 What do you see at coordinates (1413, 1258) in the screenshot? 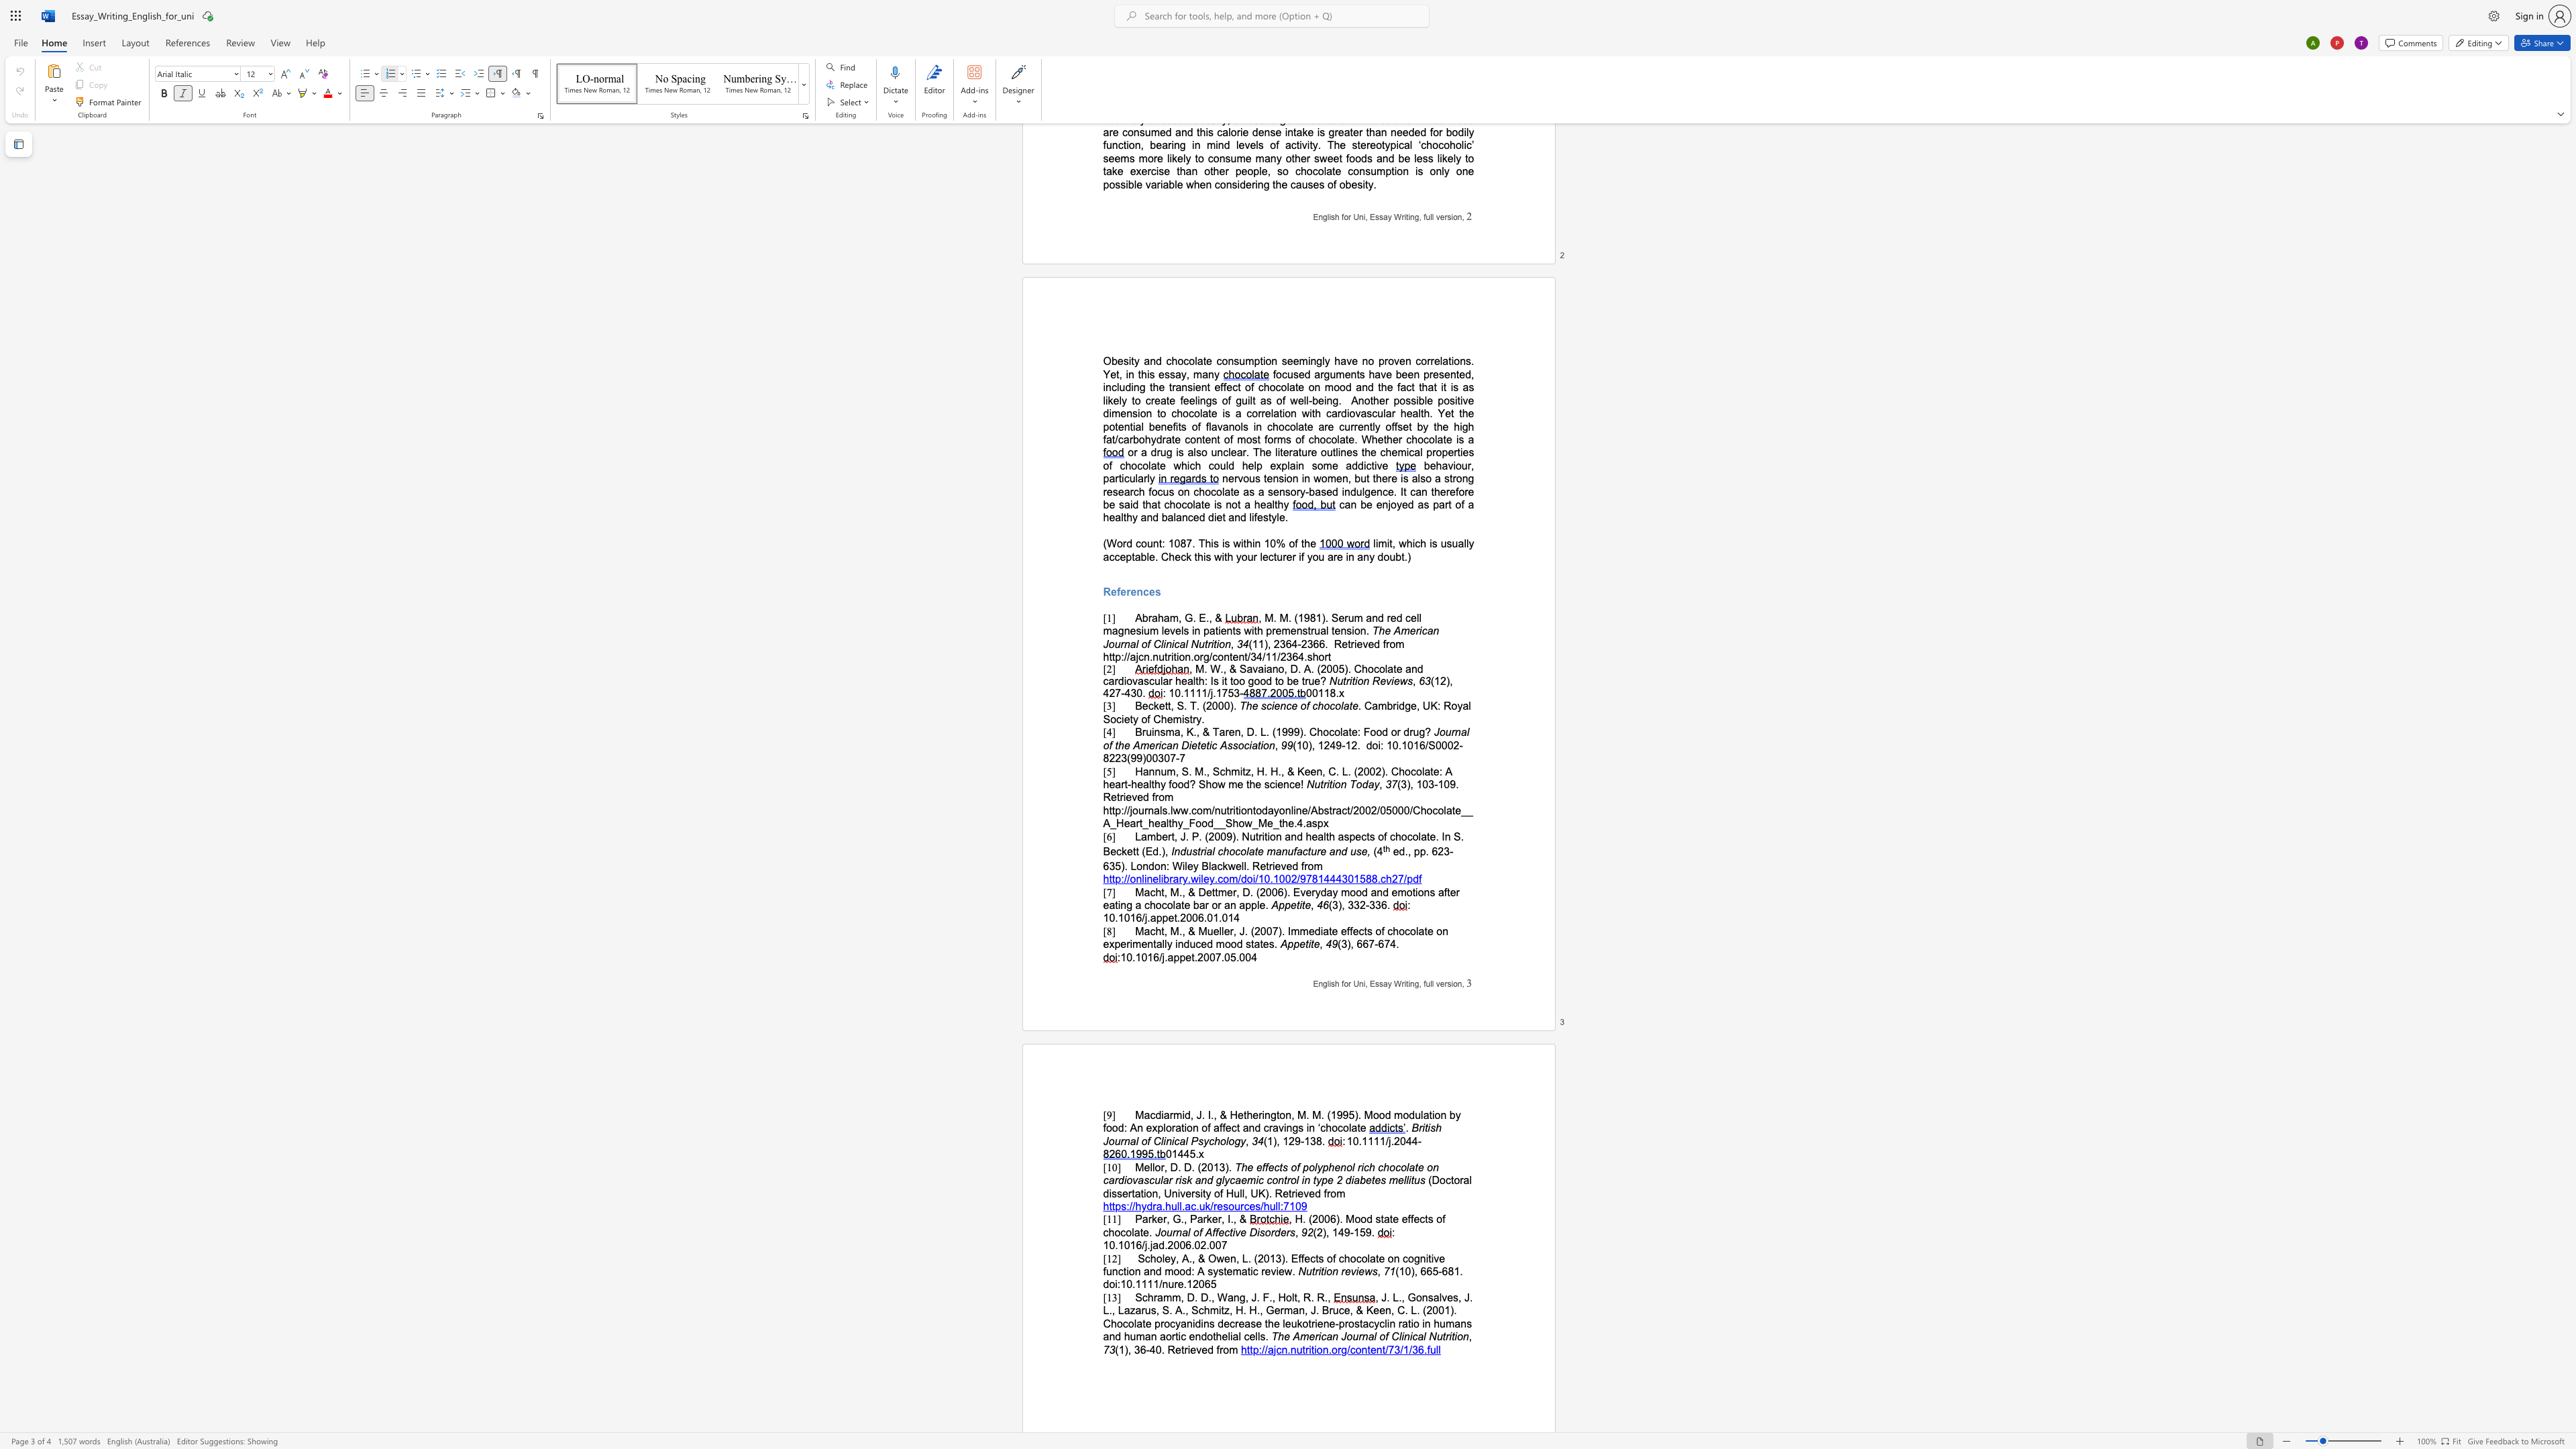
I see `the space between the continuous character "o" and "g" in the text` at bounding box center [1413, 1258].